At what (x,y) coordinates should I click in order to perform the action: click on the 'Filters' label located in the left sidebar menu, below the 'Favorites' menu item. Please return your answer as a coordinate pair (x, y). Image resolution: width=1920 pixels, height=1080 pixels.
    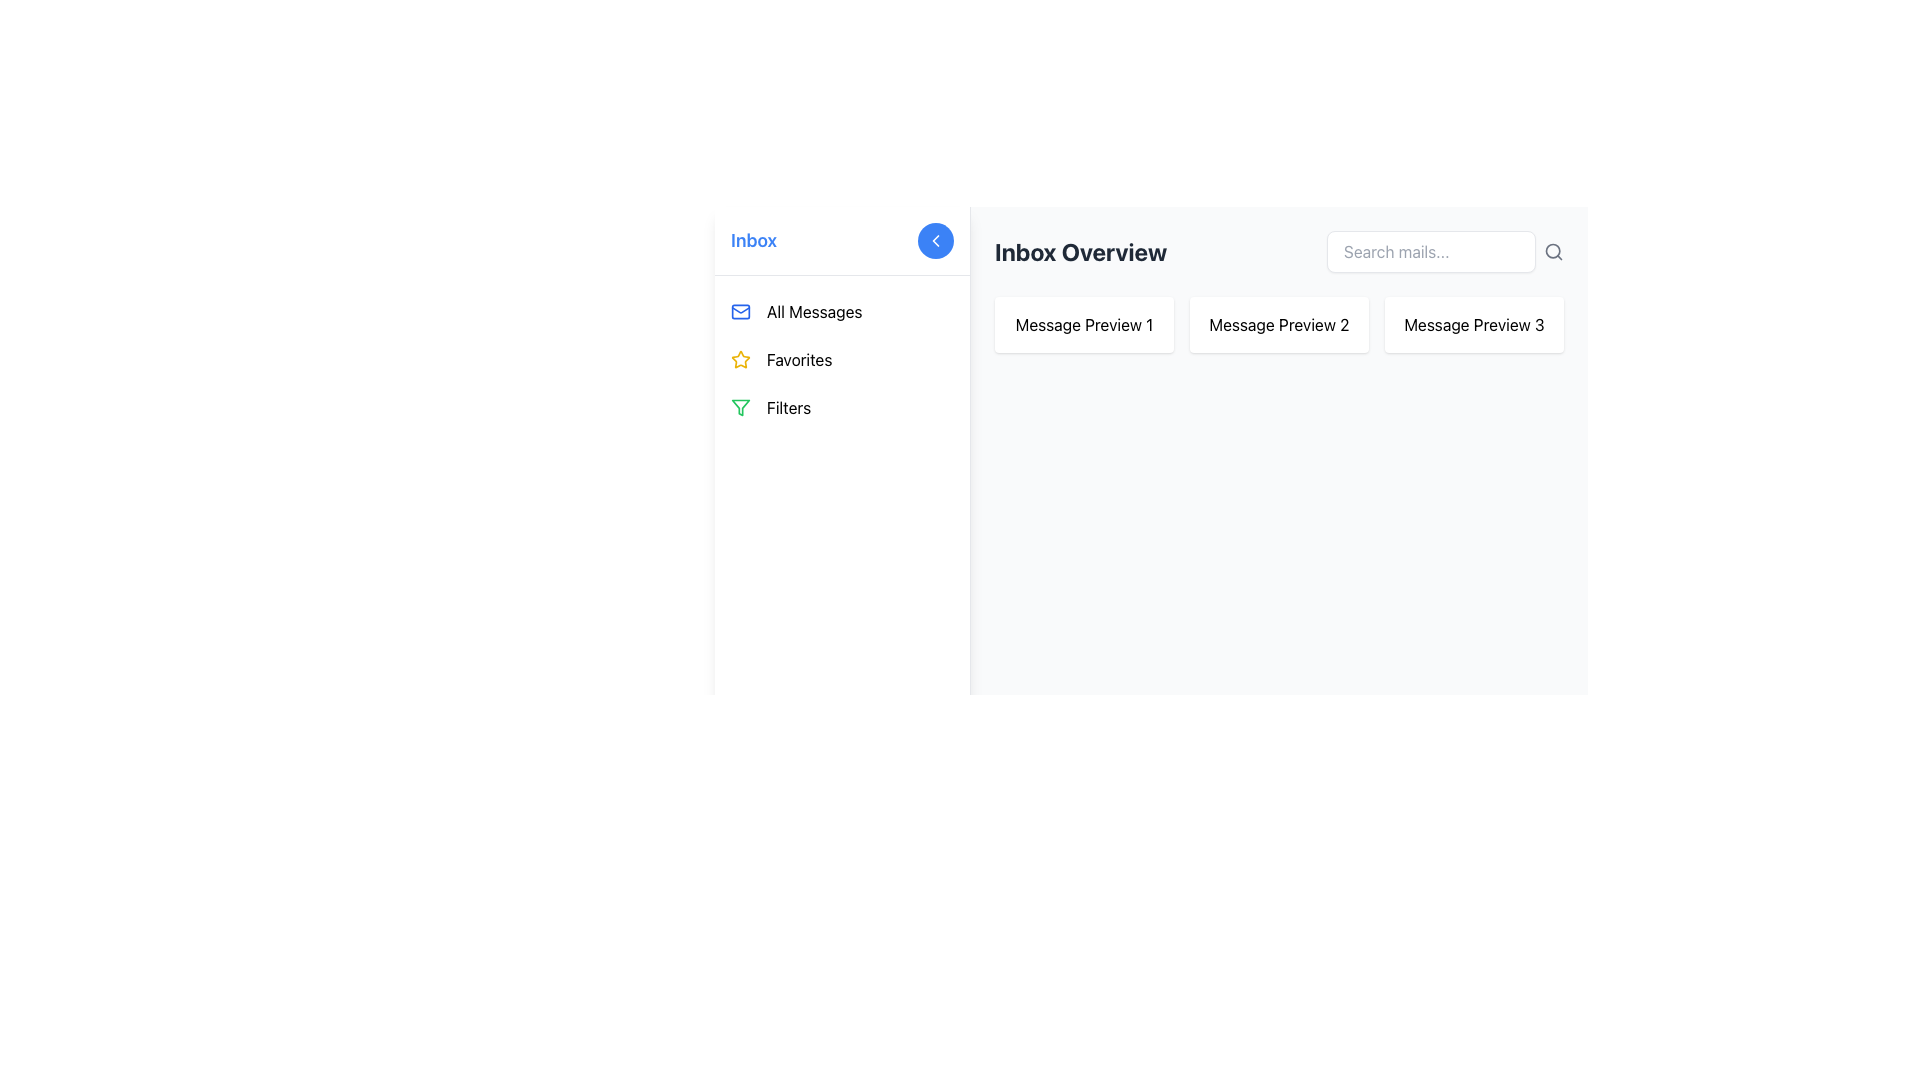
    Looking at the image, I should click on (788, 407).